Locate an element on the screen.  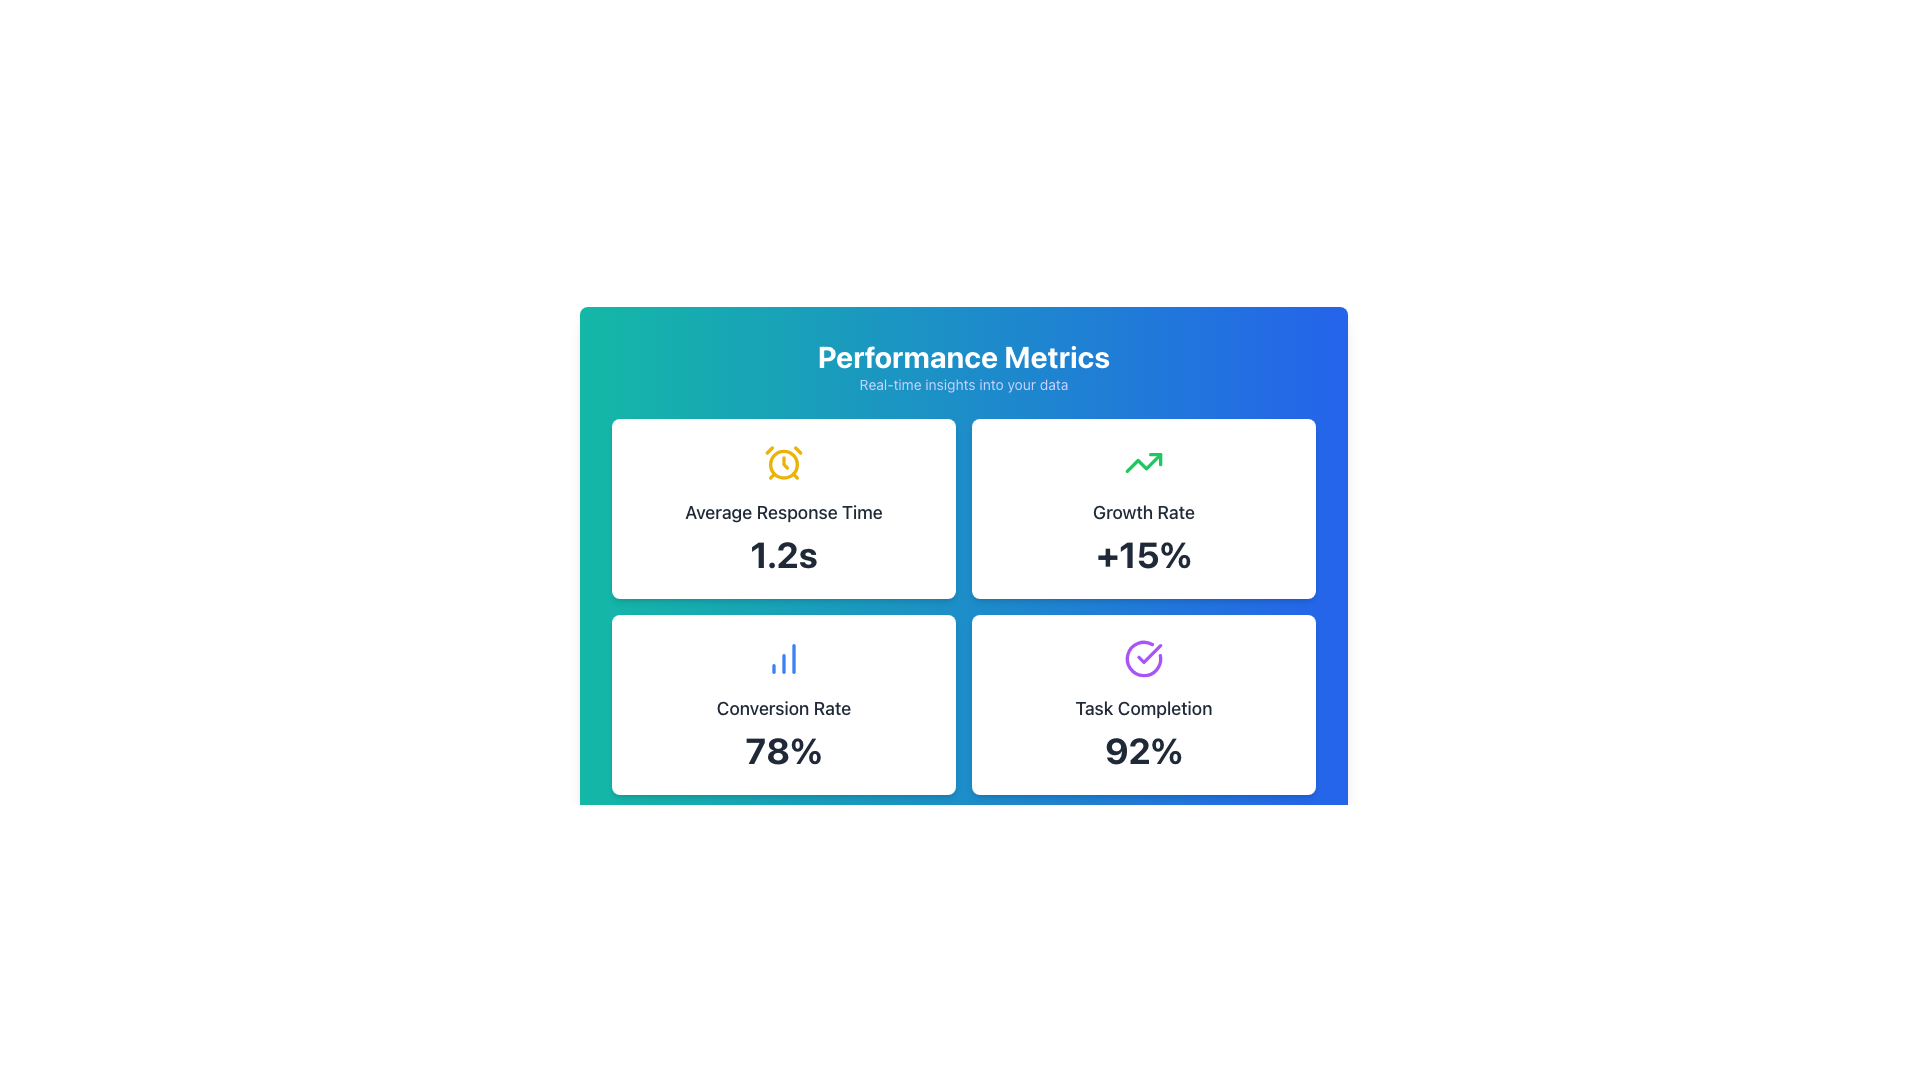
the bold, large-sized text displaying '78%' in black, which is centrally located in the bottom-left card labeled 'Conversion Rate' is located at coordinates (782, 751).